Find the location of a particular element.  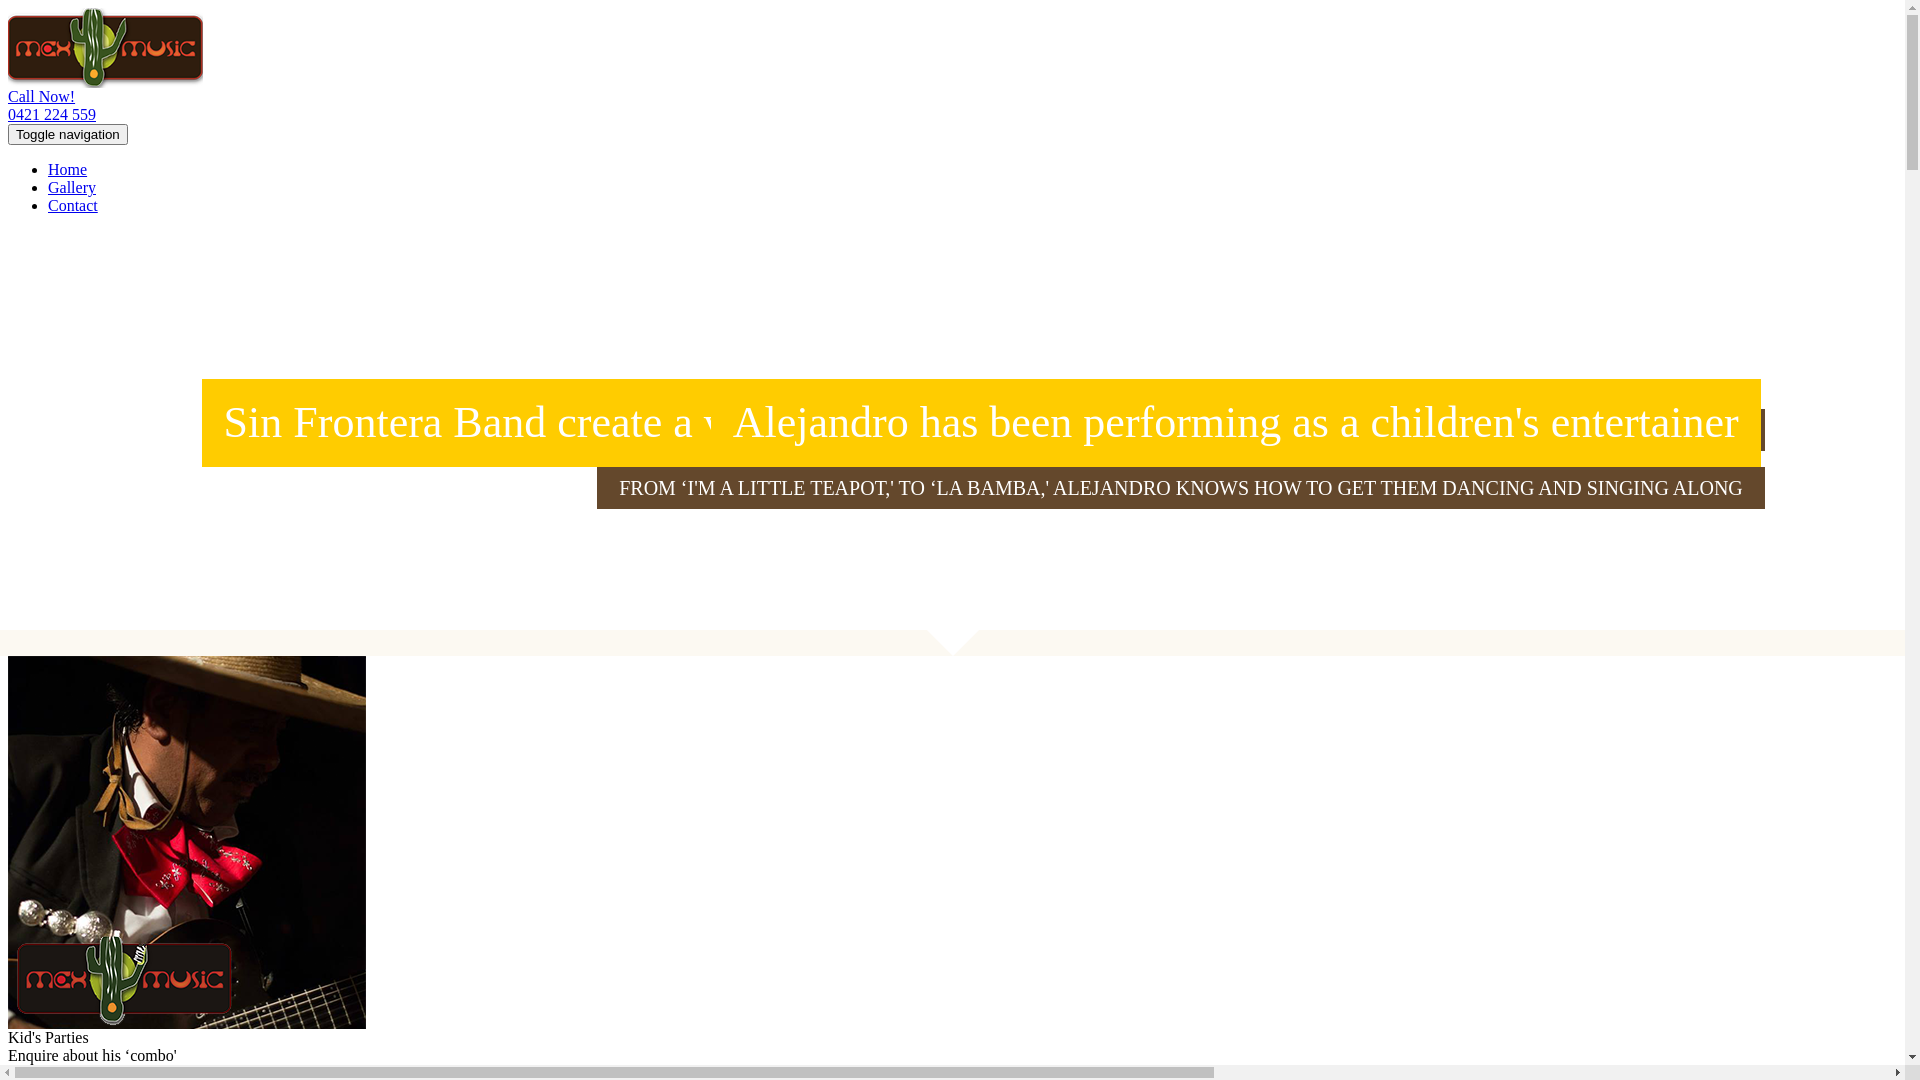

'Gallery' is located at coordinates (72, 187).